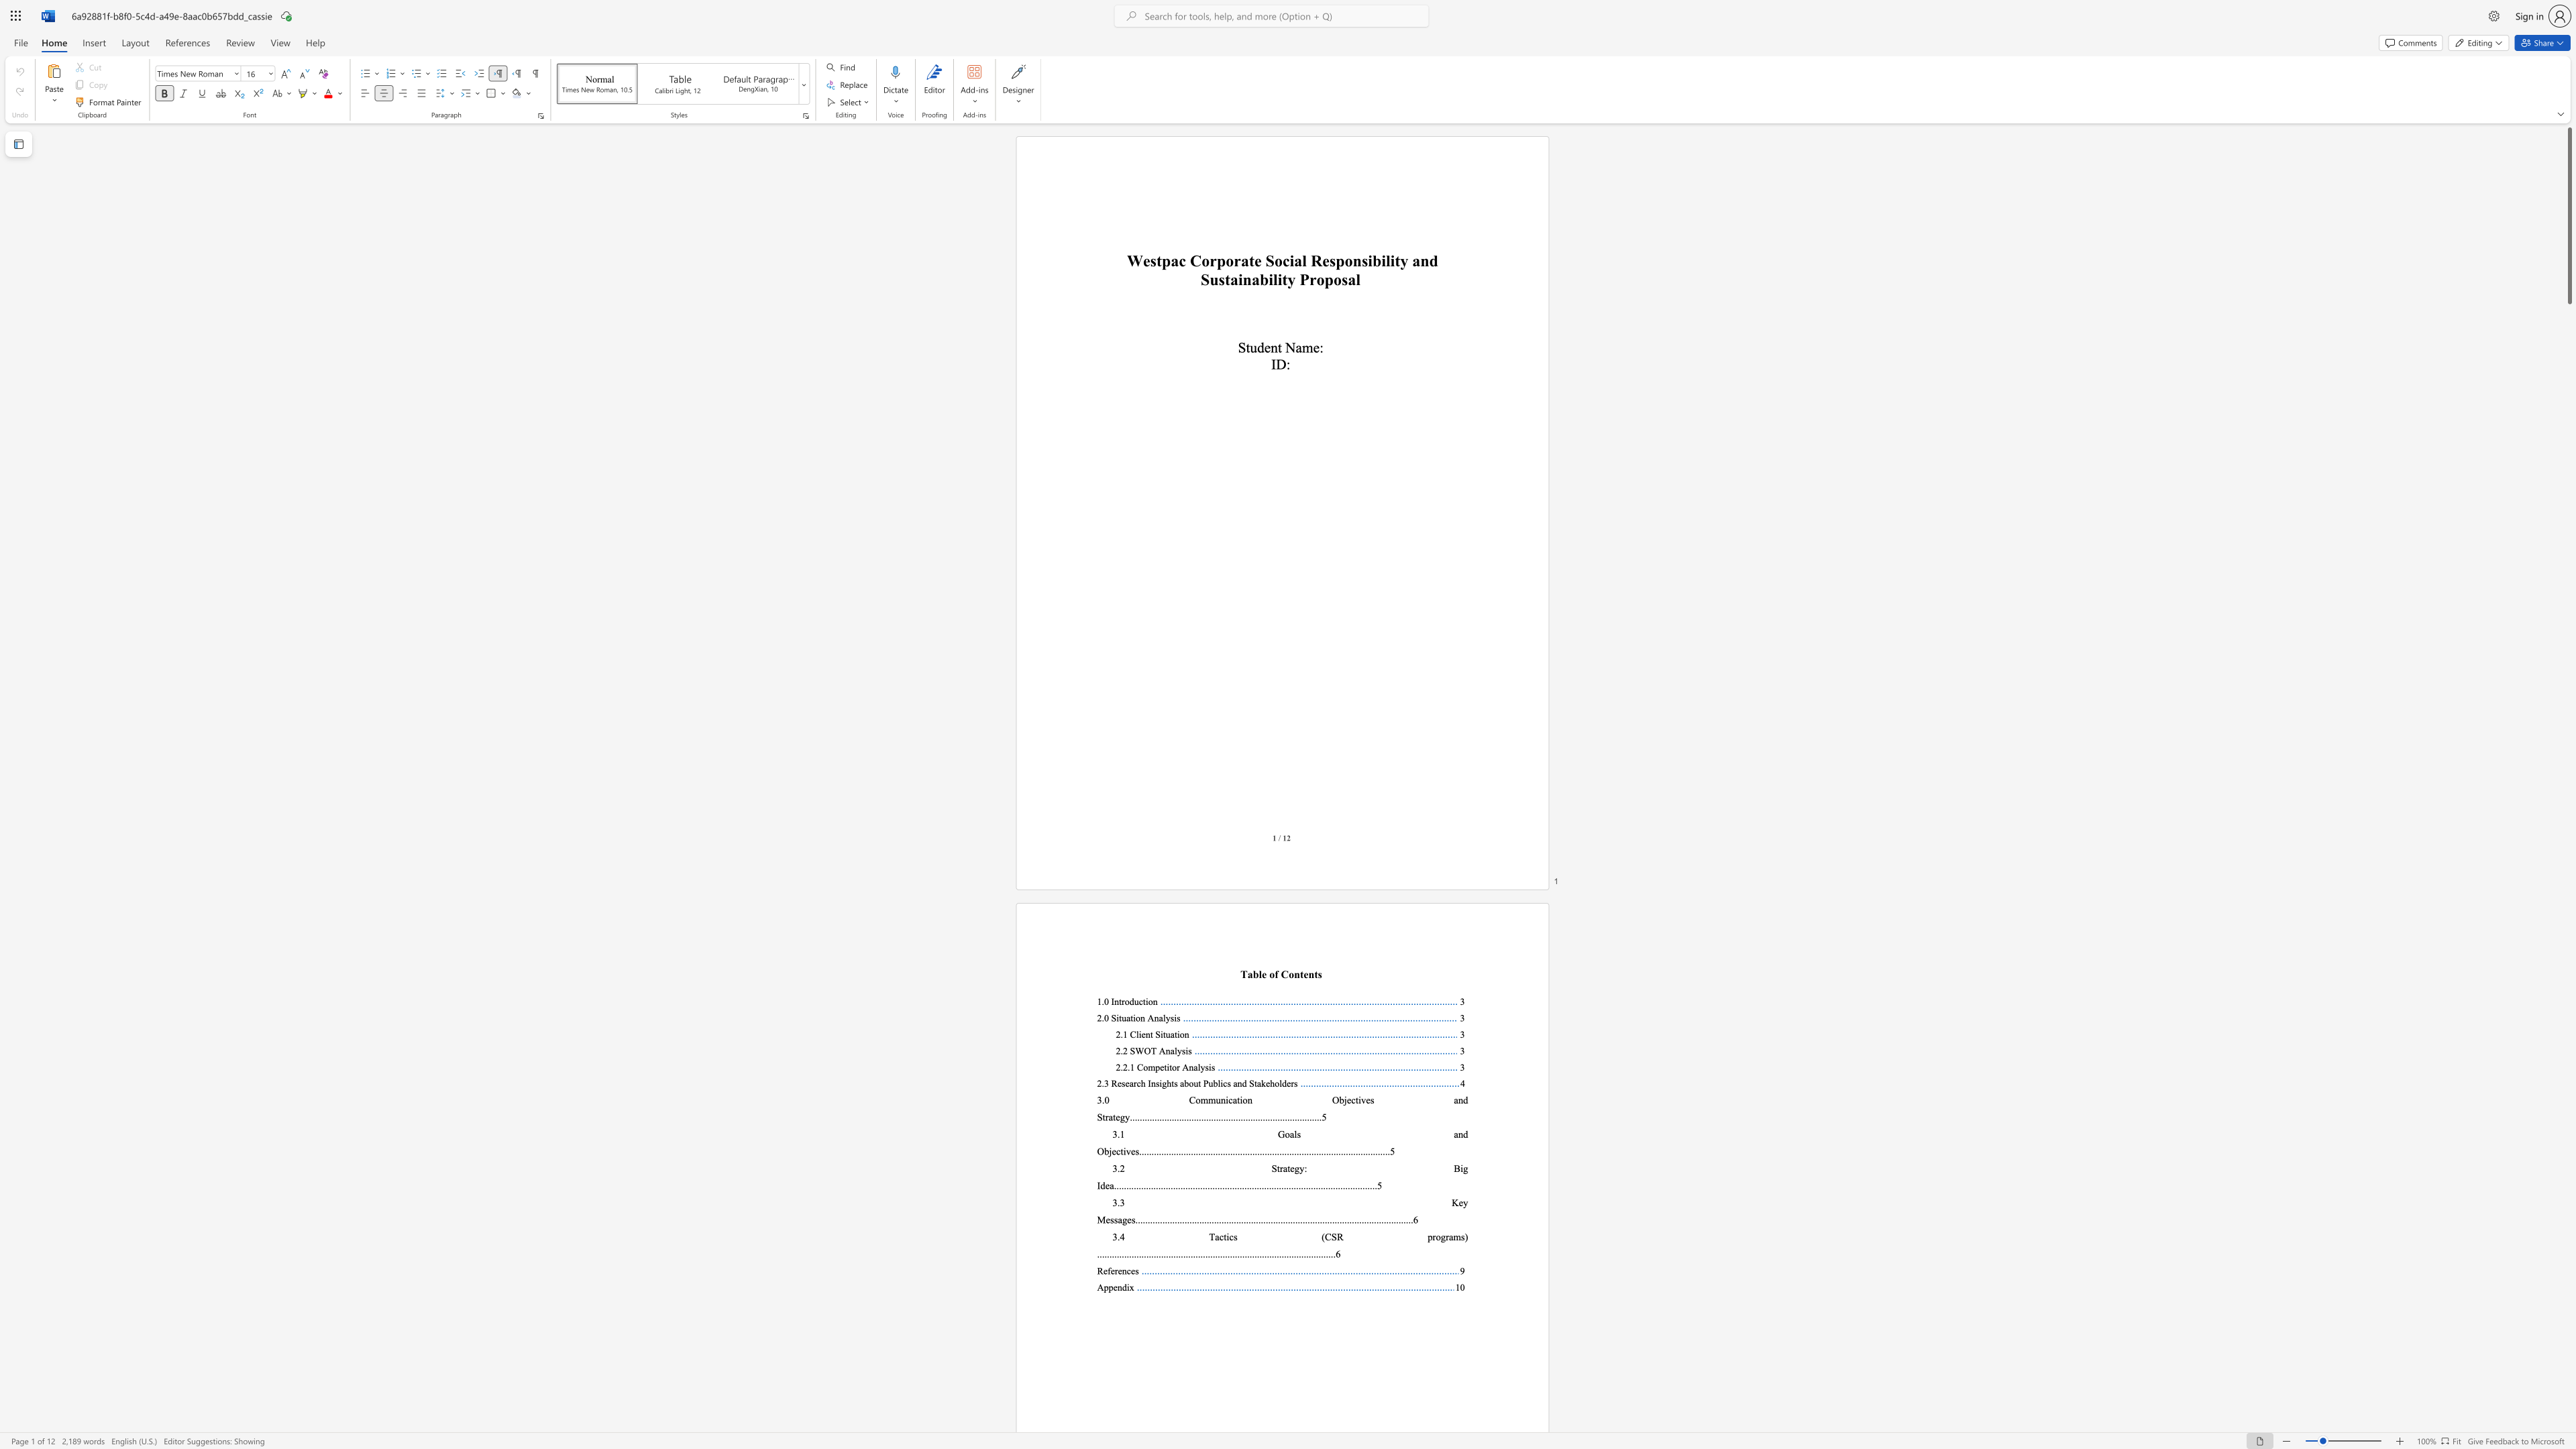 The width and height of the screenshot is (2576, 1449). Describe the element at coordinates (1129, 1067) in the screenshot. I see `the subset text "1 Competitor A" within the text "2.2.1 Competitor Analysis"` at that location.